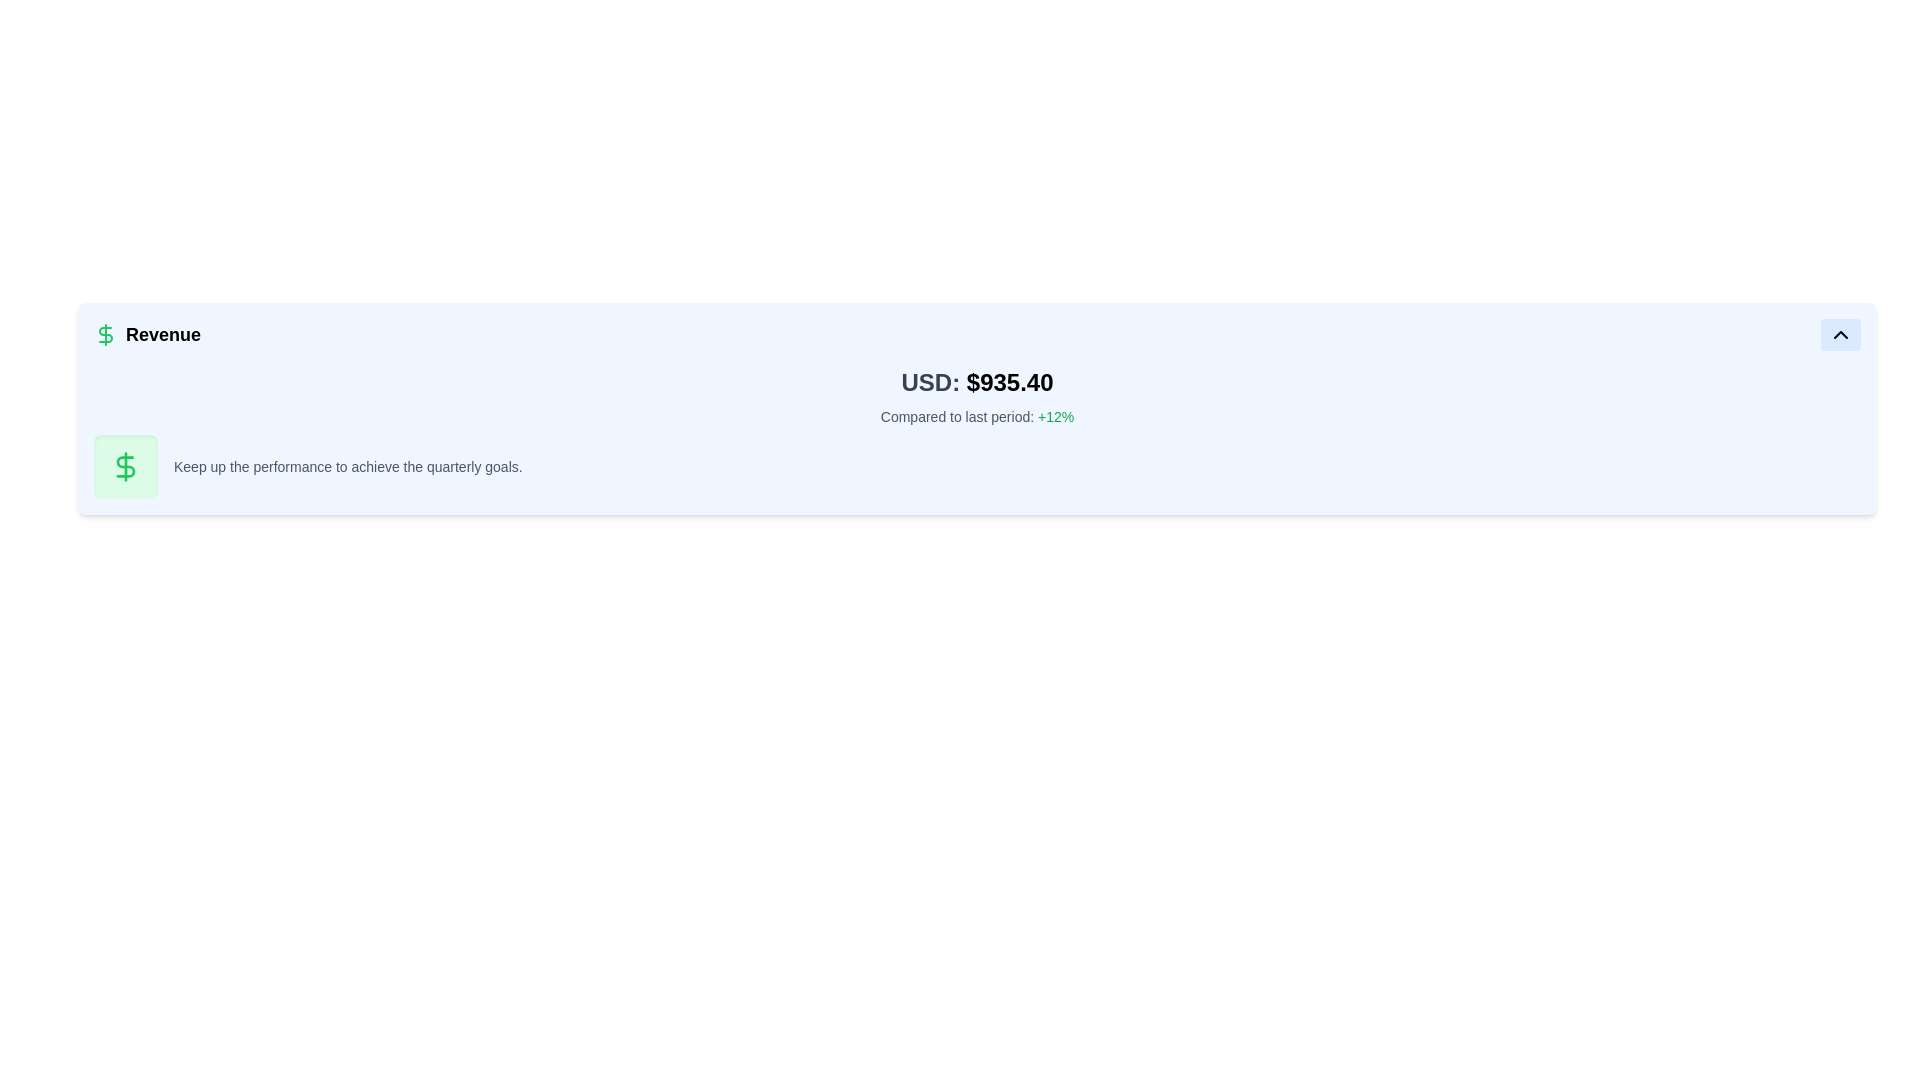  I want to click on revenue information label located in the upper left section of the information card, adjacent to the green dollar sign icon, so click(146, 334).